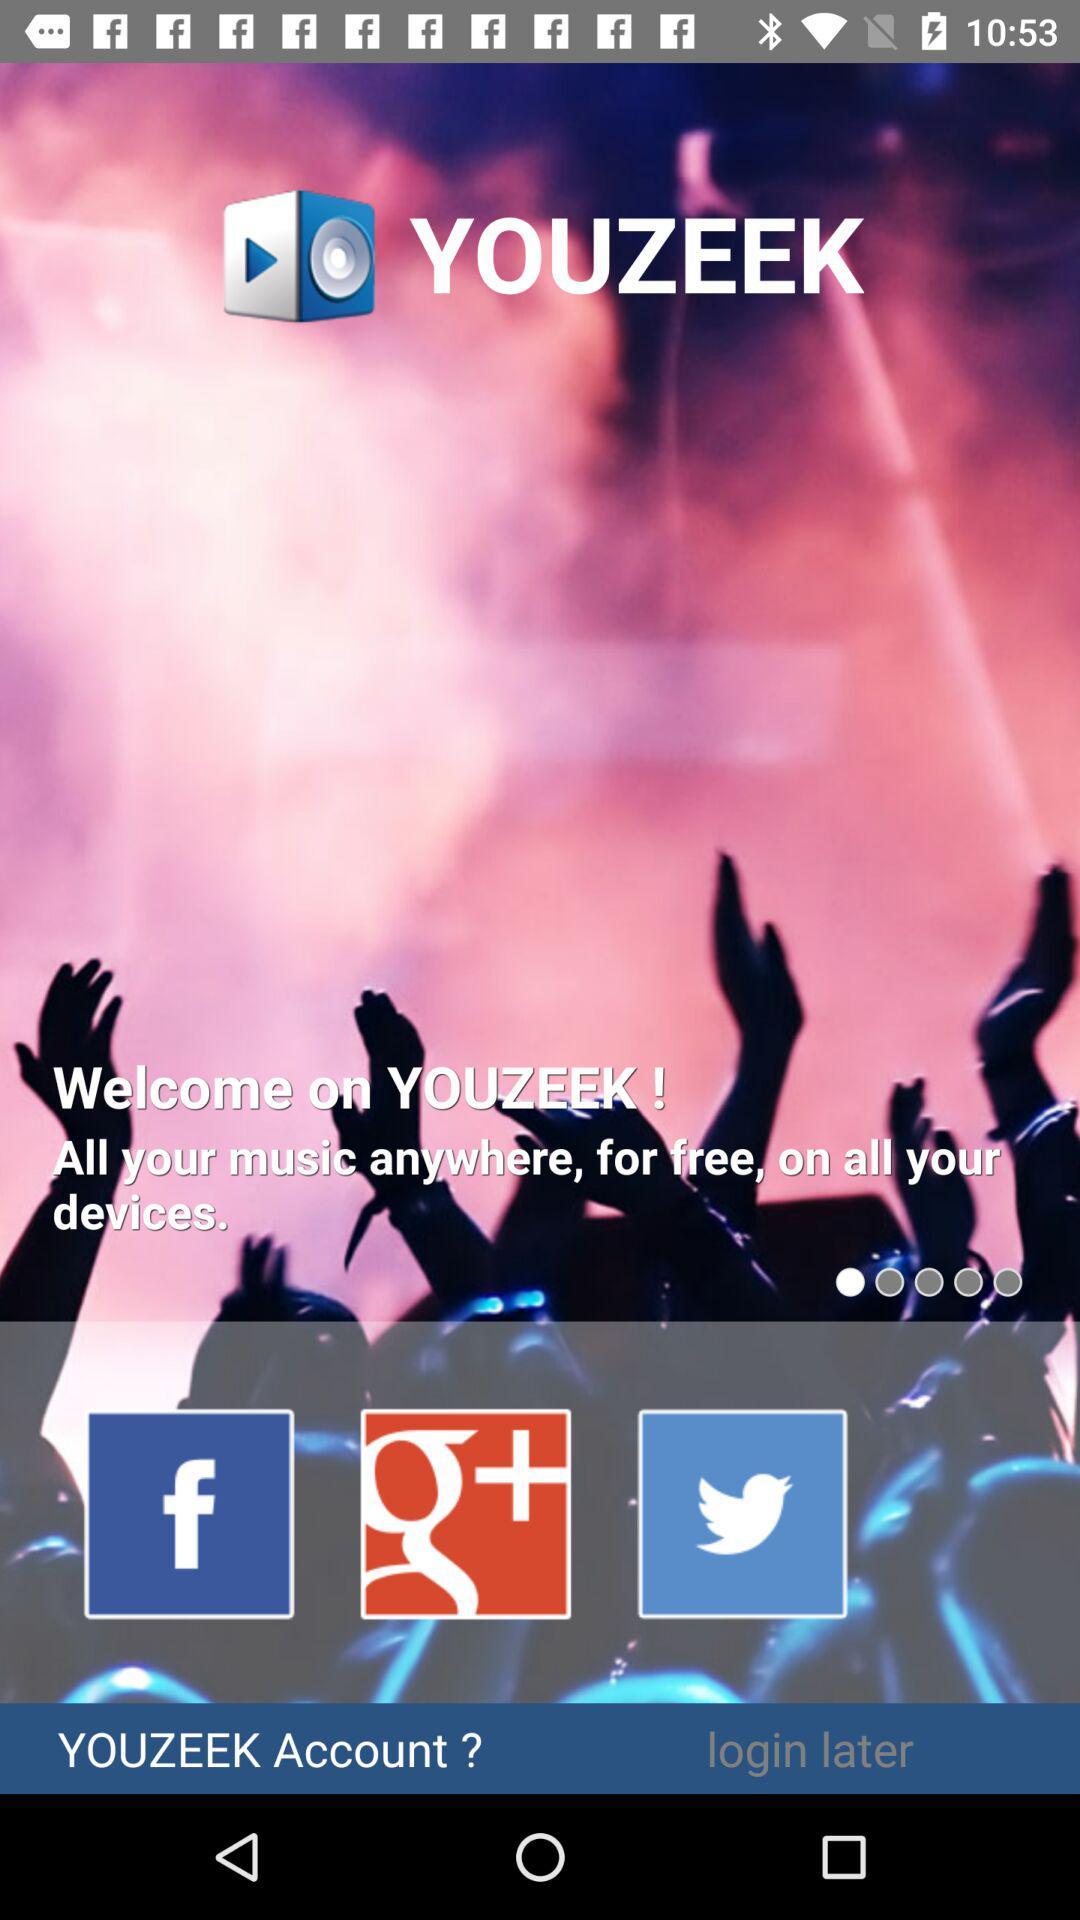 Image resolution: width=1080 pixels, height=1920 pixels. What do you see at coordinates (270, 1747) in the screenshot?
I see `youzeek account ?` at bounding box center [270, 1747].